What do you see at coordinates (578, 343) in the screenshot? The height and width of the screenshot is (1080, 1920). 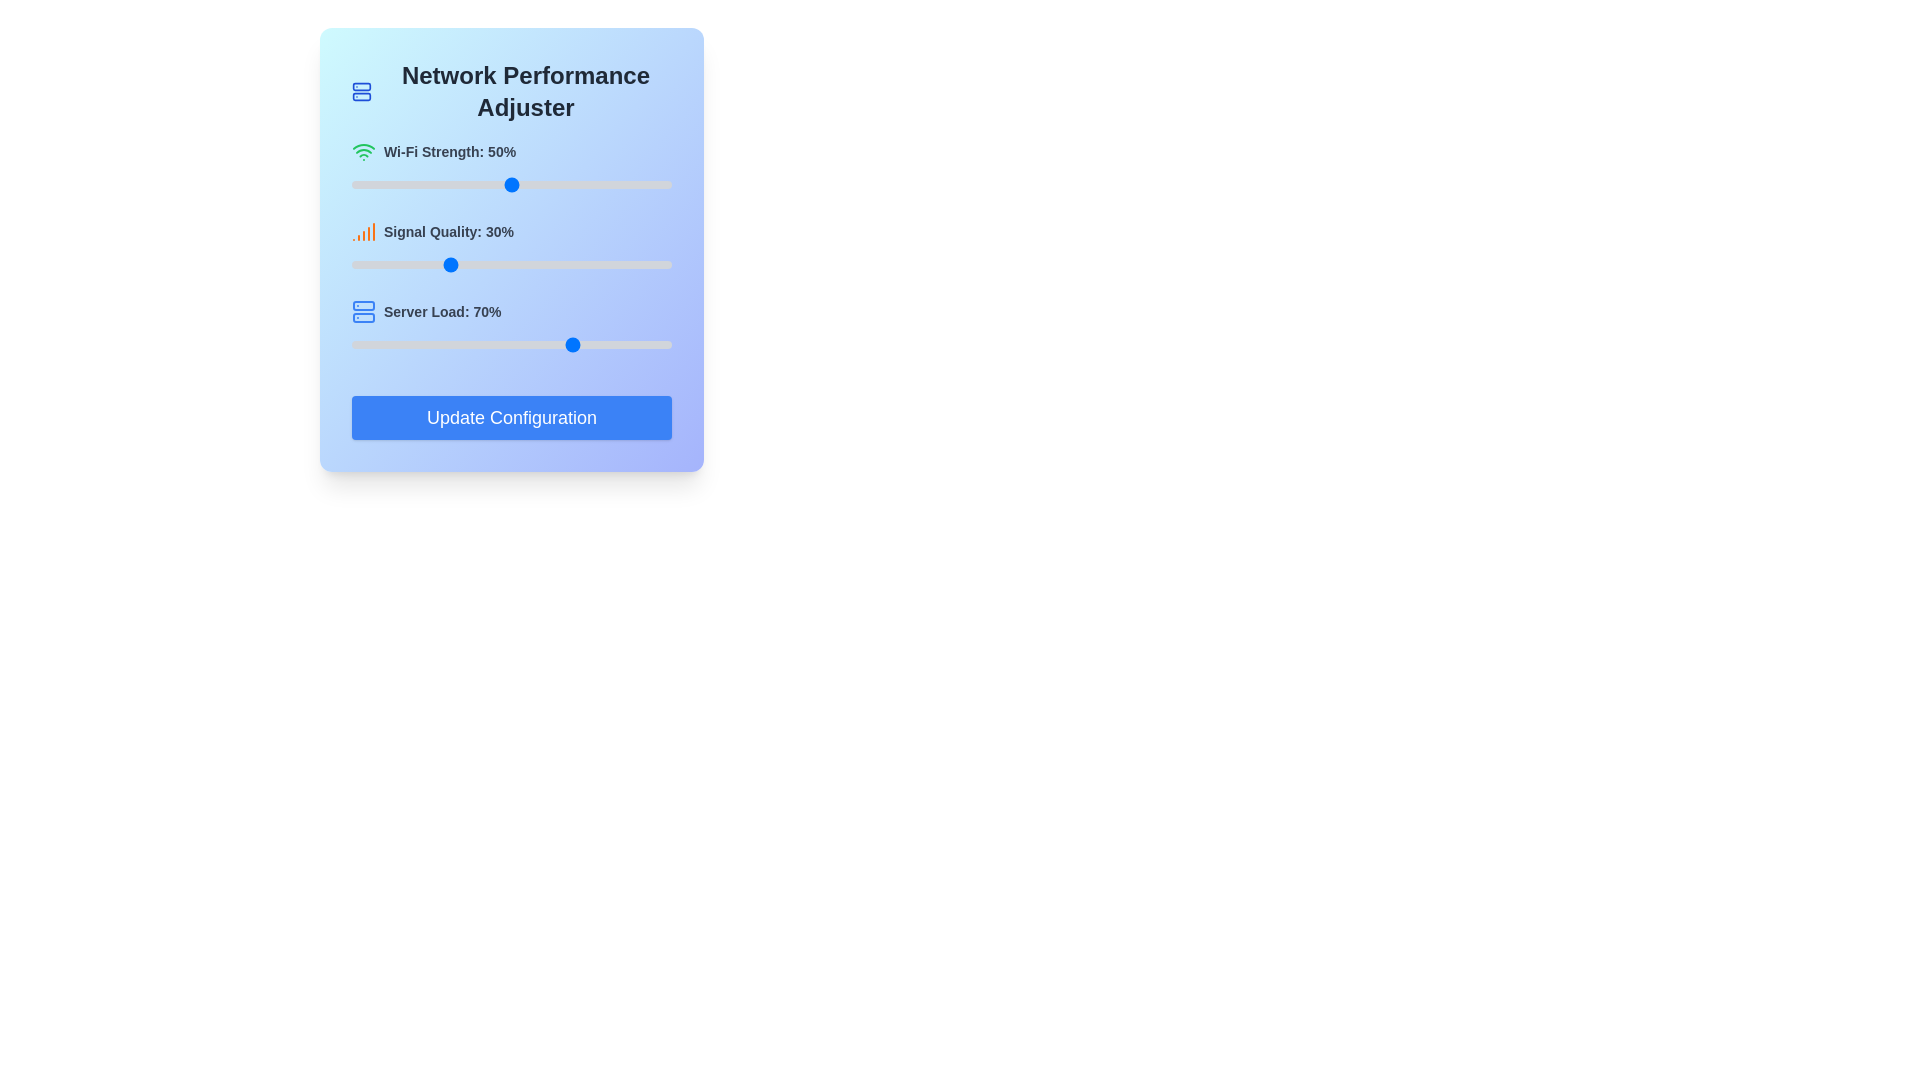 I see `the server load slider` at bounding box center [578, 343].